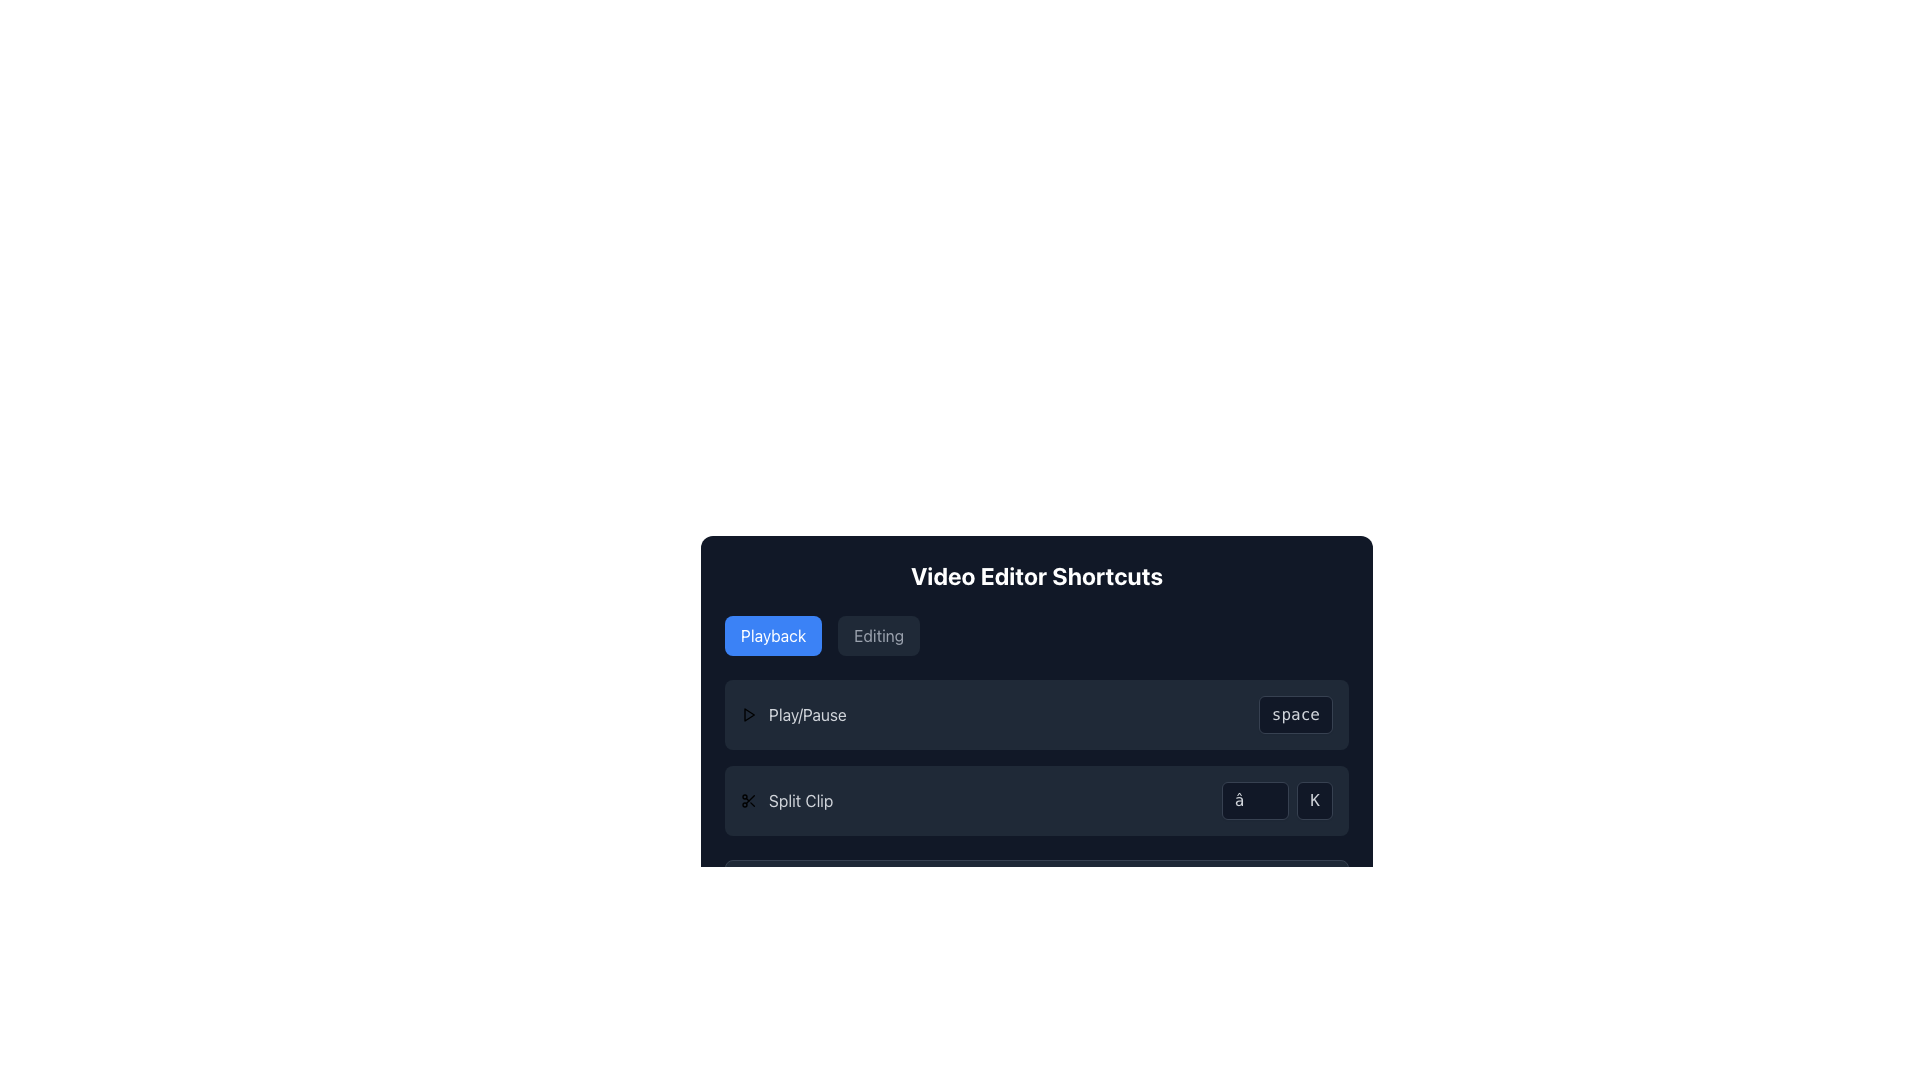 The width and height of the screenshot is (1920, 1080). What do you see at coordinates (772, 636) in the screenshot?
I see `the Playback button located at the top-left corner of the button group to switch to Playback mode` at bounding box center [772, 636].